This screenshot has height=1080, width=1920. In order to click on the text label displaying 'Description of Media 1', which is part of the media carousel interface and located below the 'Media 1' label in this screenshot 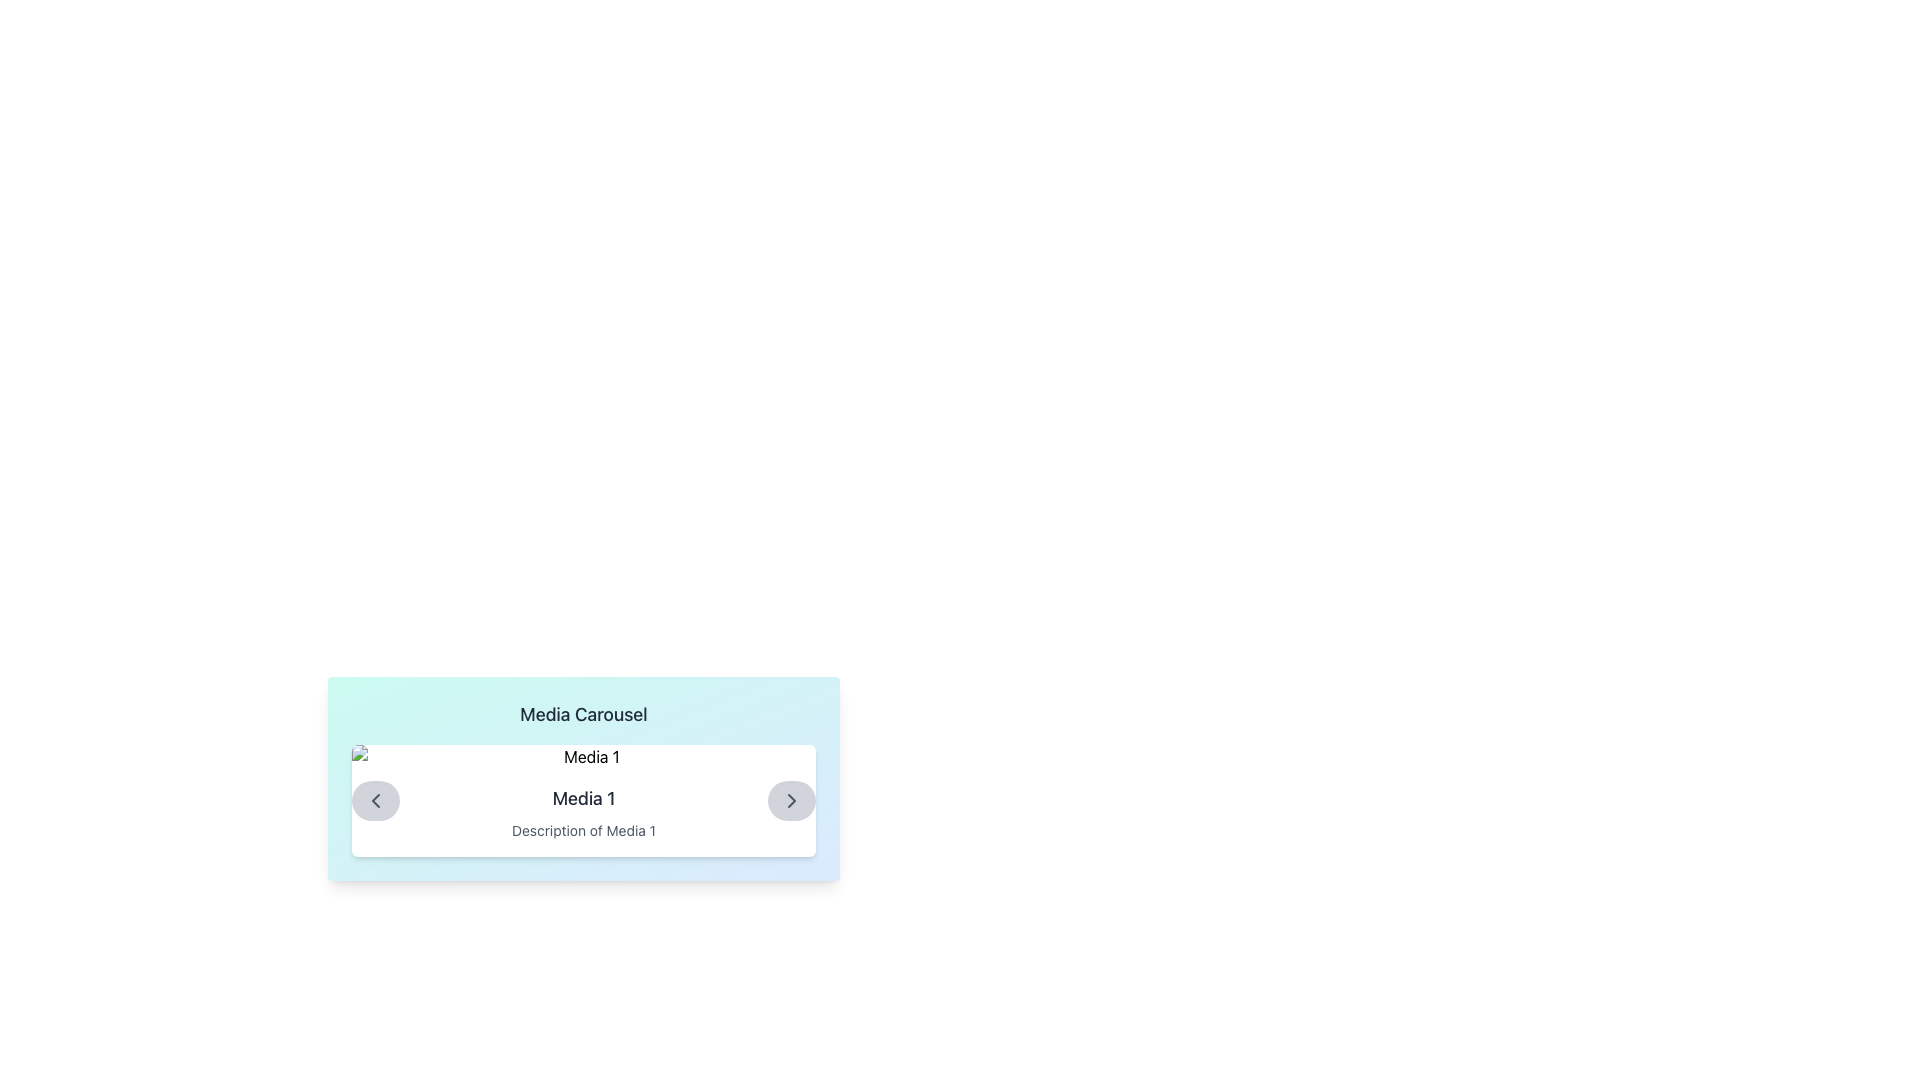, I will do `click(583, 830)`.